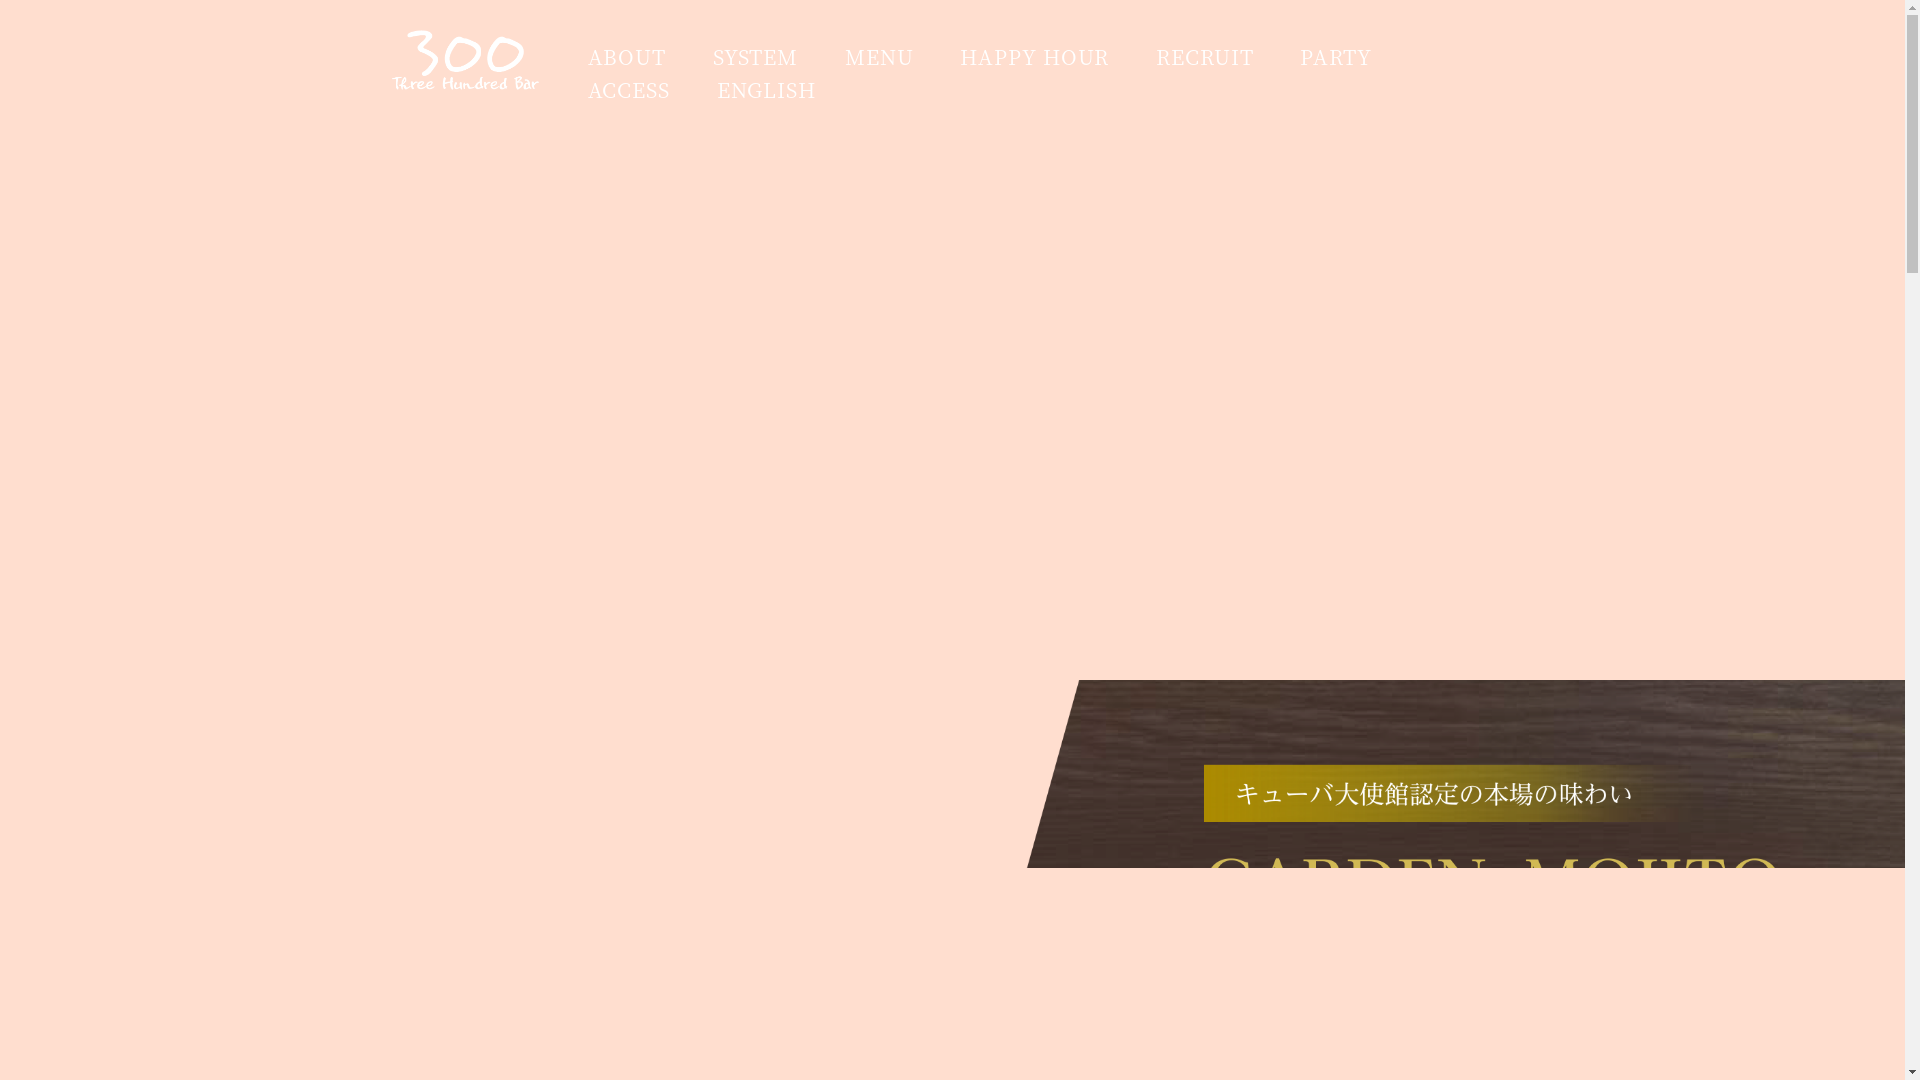 The height and width of the screenshot is (1080, 1920). I want to click on 'ABOUT', so click(626, 56).